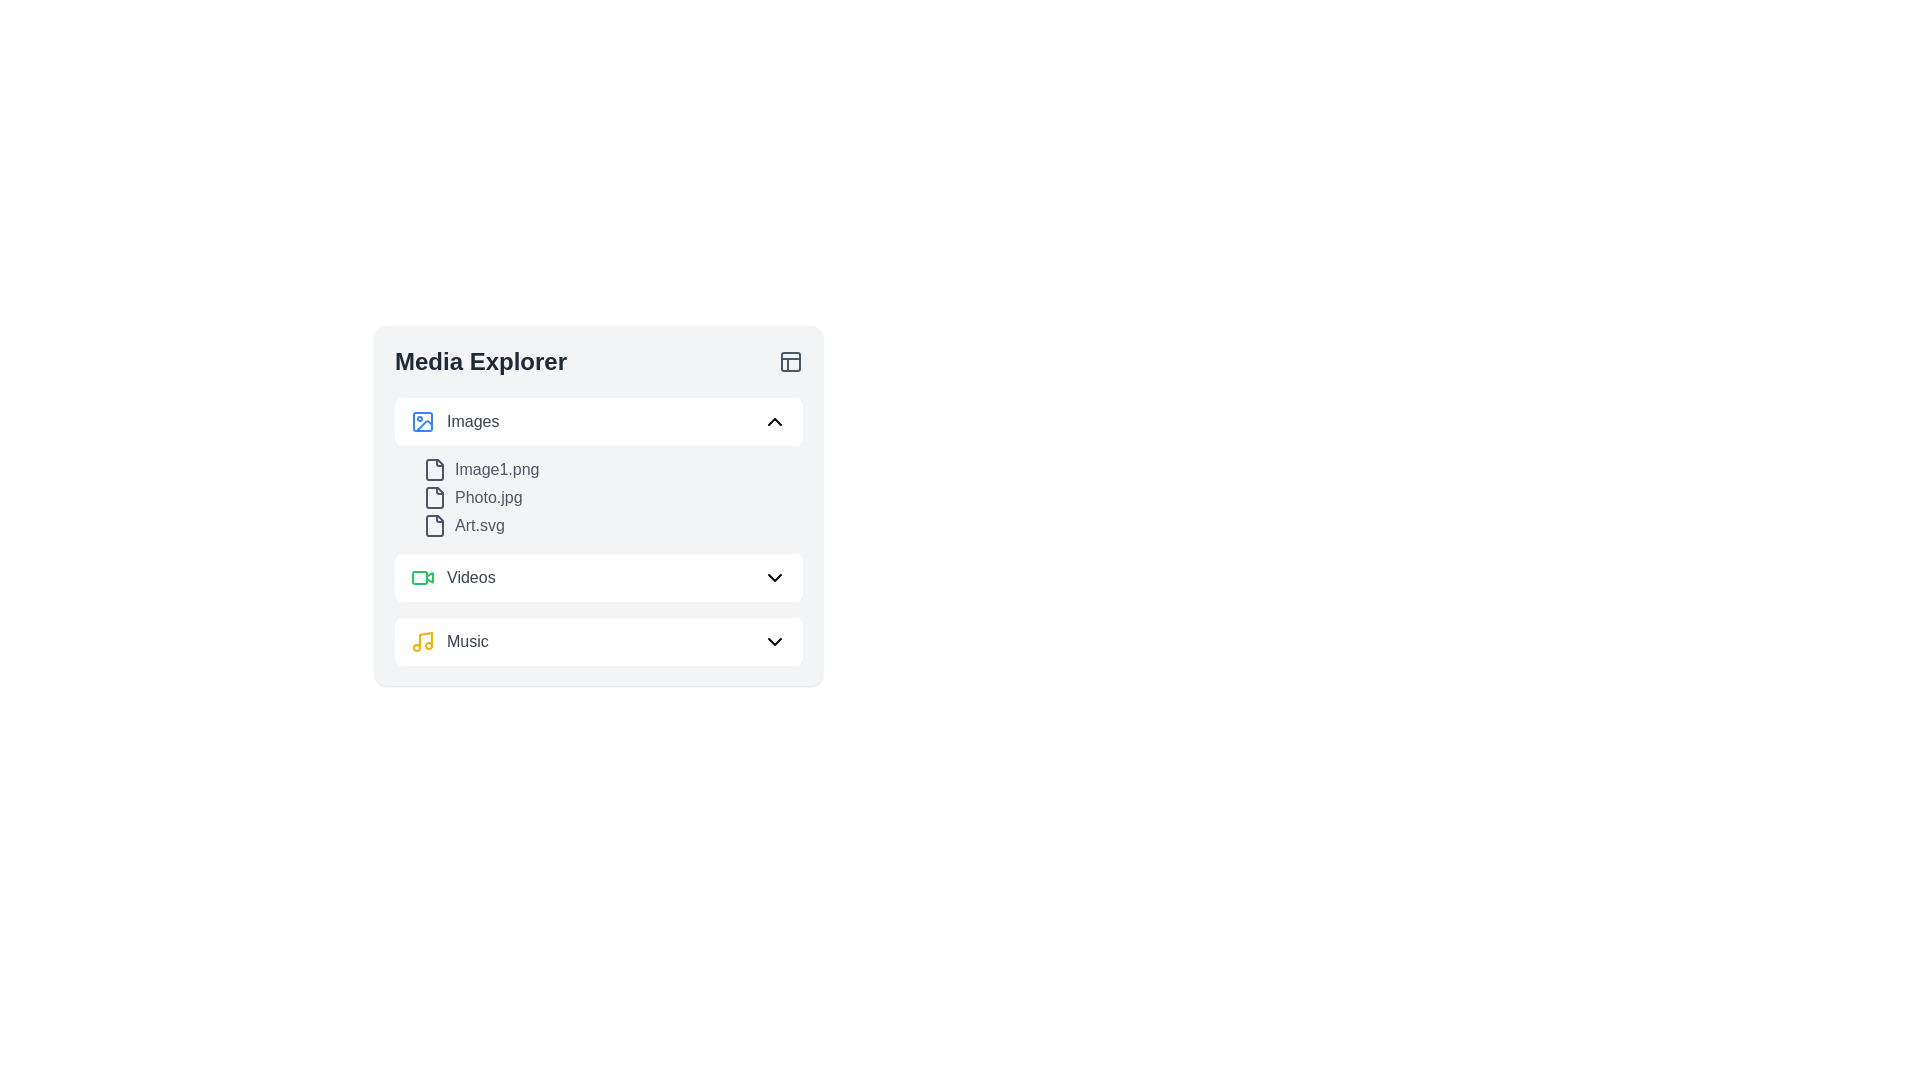 This screenshot has width=1920, height=1080. I want to click on the graphical icon representing the 'Photo.jpg' file document located in the Media Explorer panel, so click(434, 496).